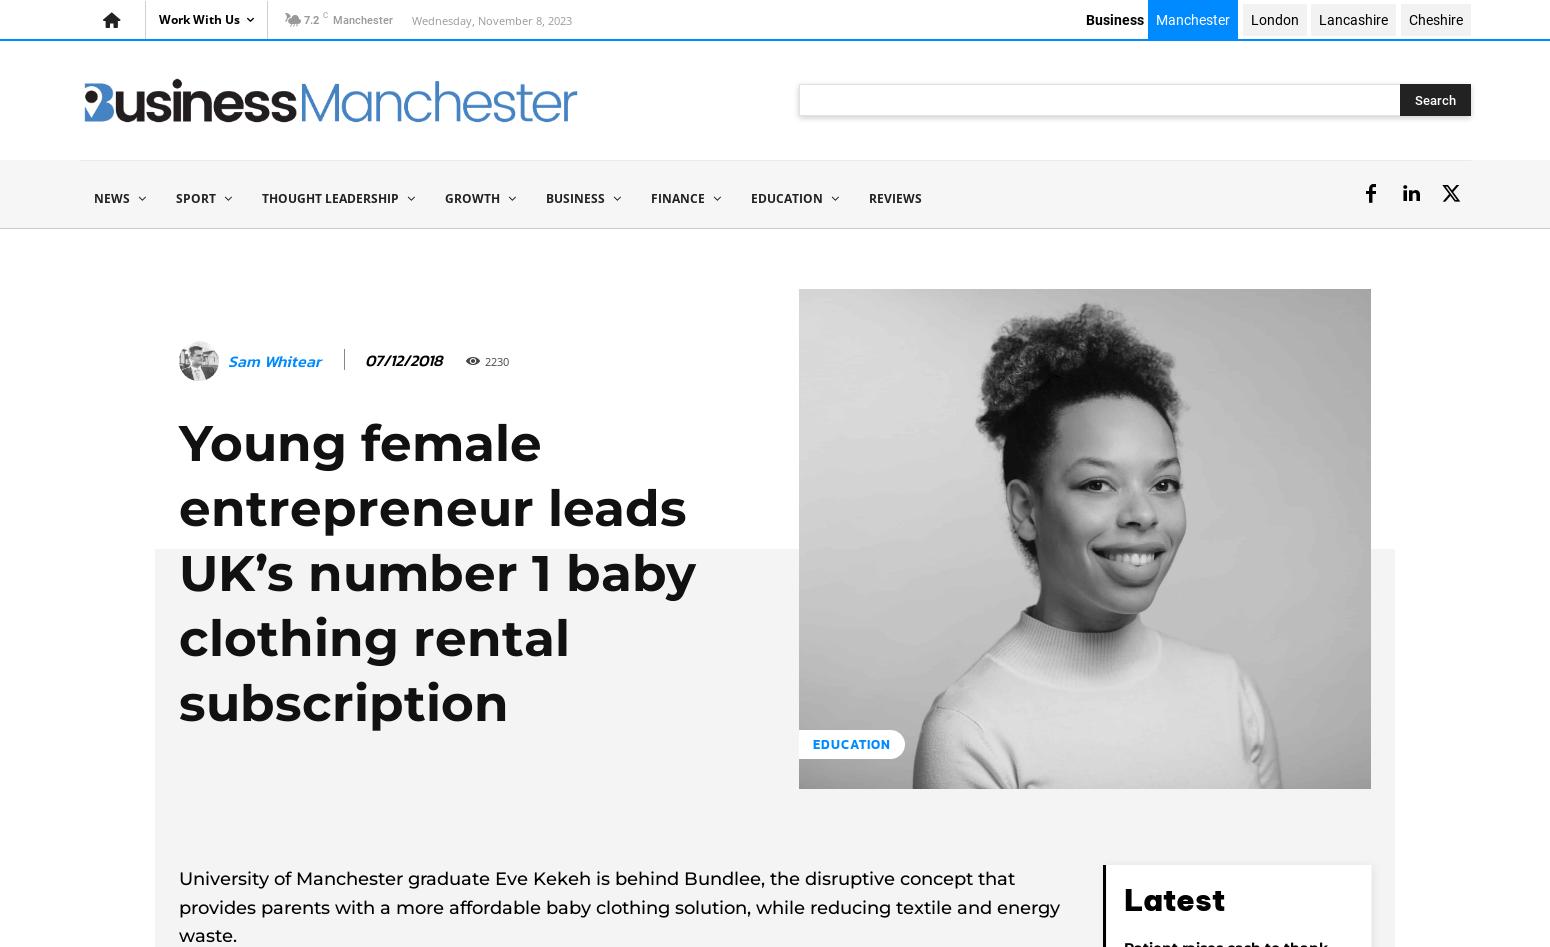 This screenshot has height=947, width=1550. What do you see at coordinates (676, 197) in the screenshot?
I see `'Finance'` at bounding box center [676, 197].